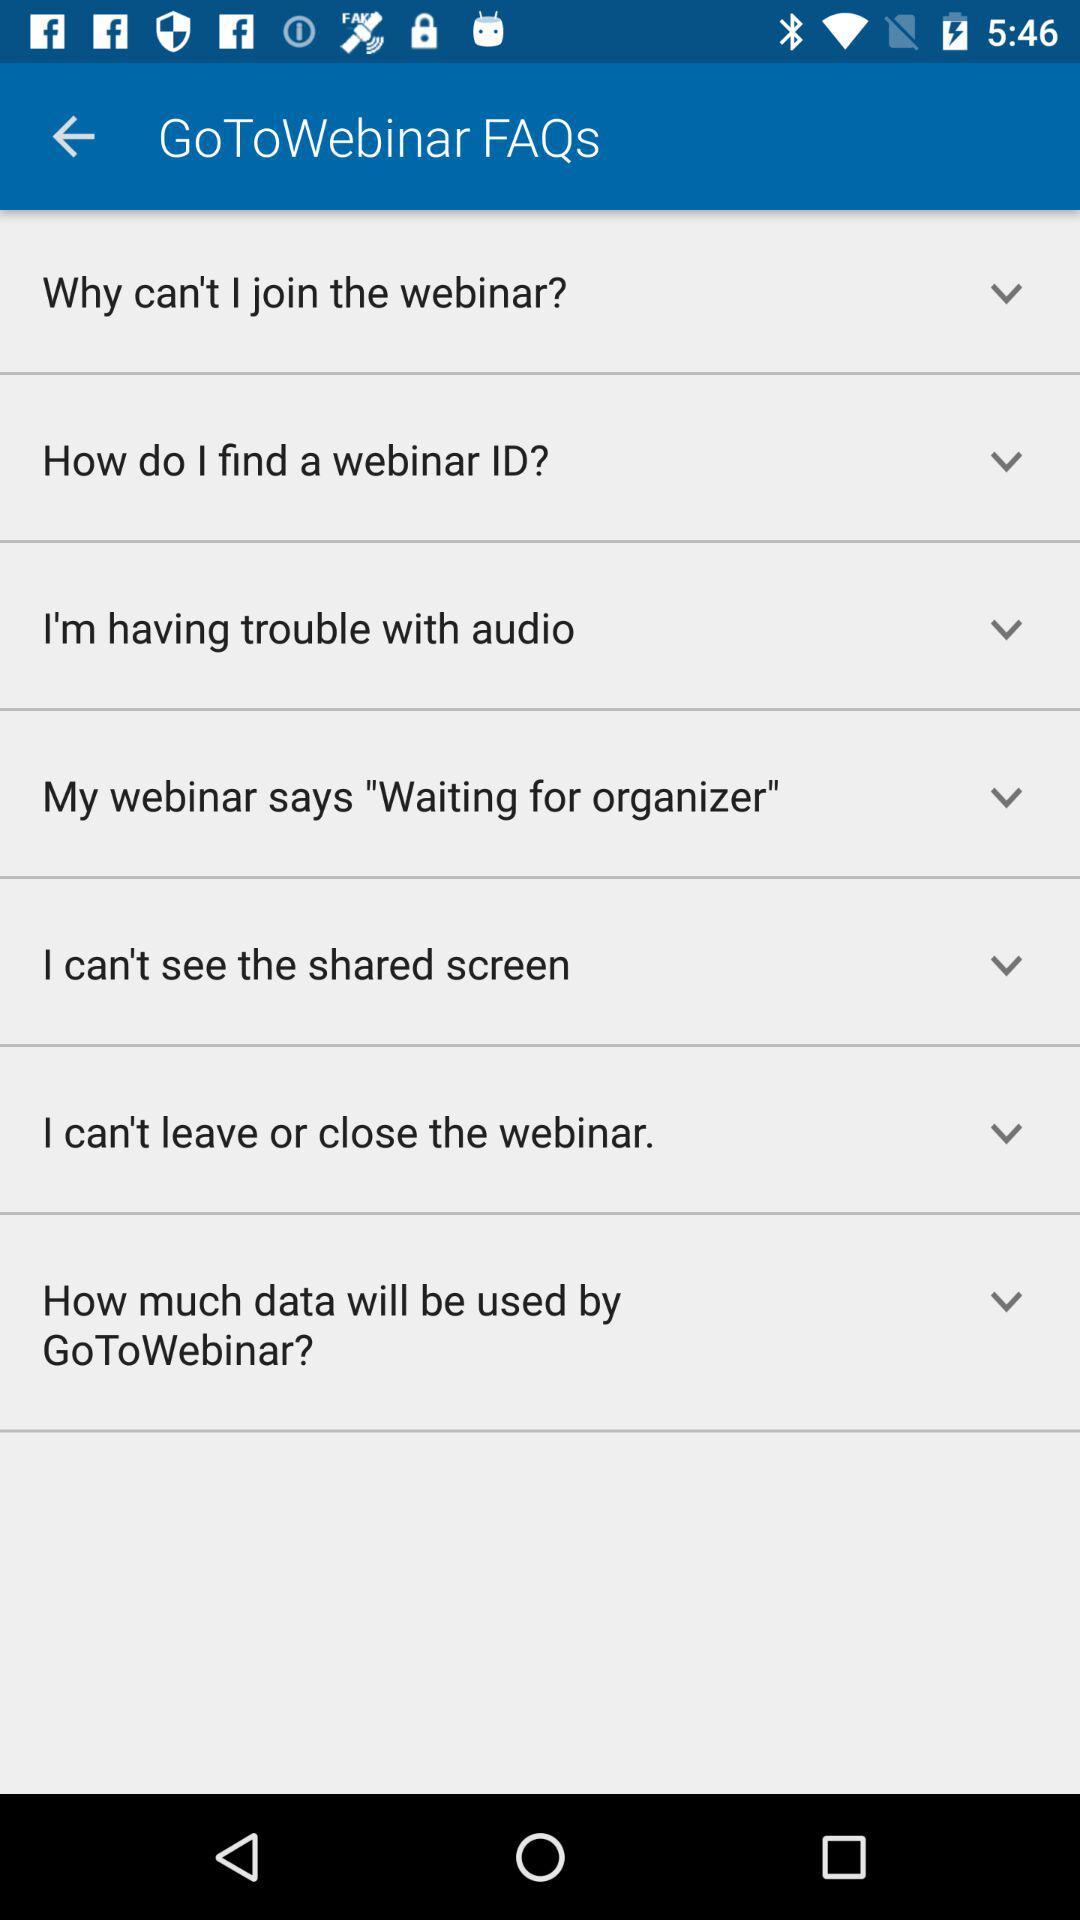 This screenshot has width=1080, height=1920. Describe the element at coordinates (72, 135) in the screenshot. I see `the icon above why can t` at that location.